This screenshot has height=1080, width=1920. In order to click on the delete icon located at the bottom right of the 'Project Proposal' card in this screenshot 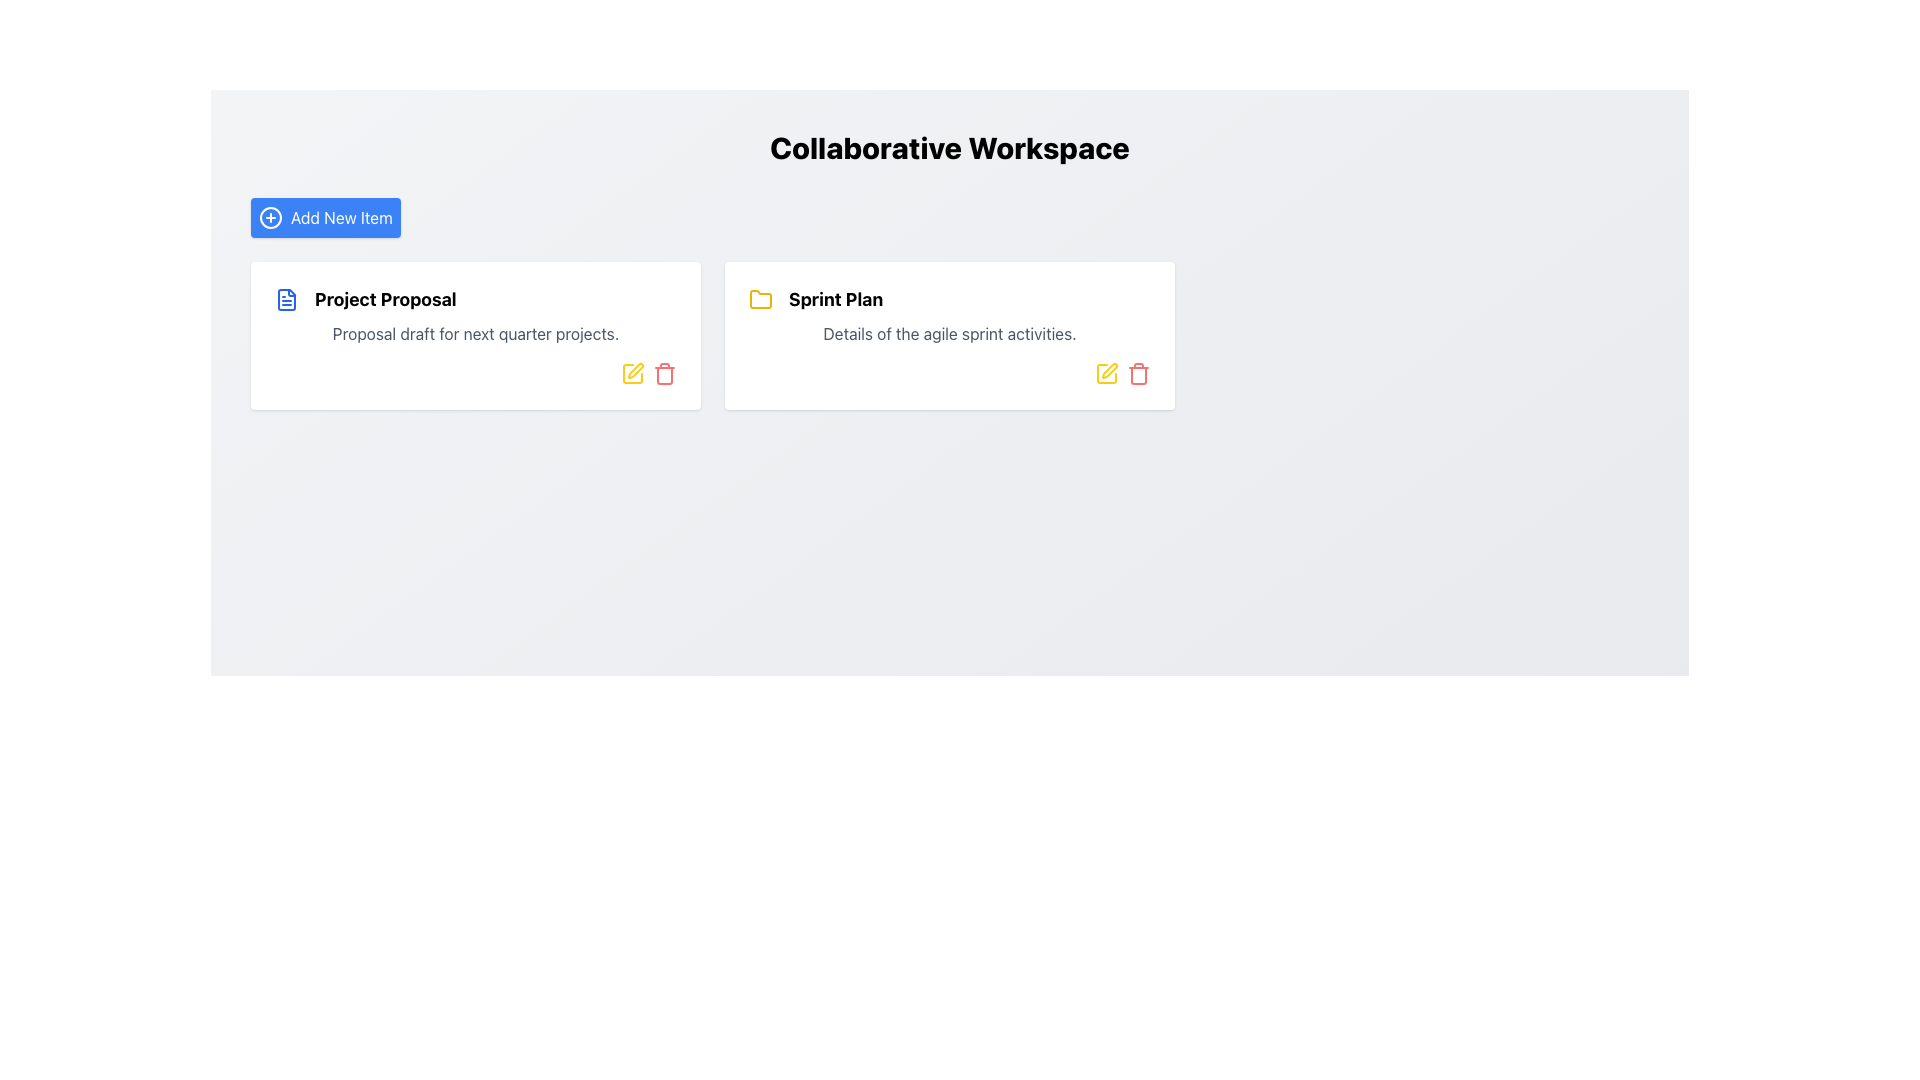, I will do `click(665, 374)`.